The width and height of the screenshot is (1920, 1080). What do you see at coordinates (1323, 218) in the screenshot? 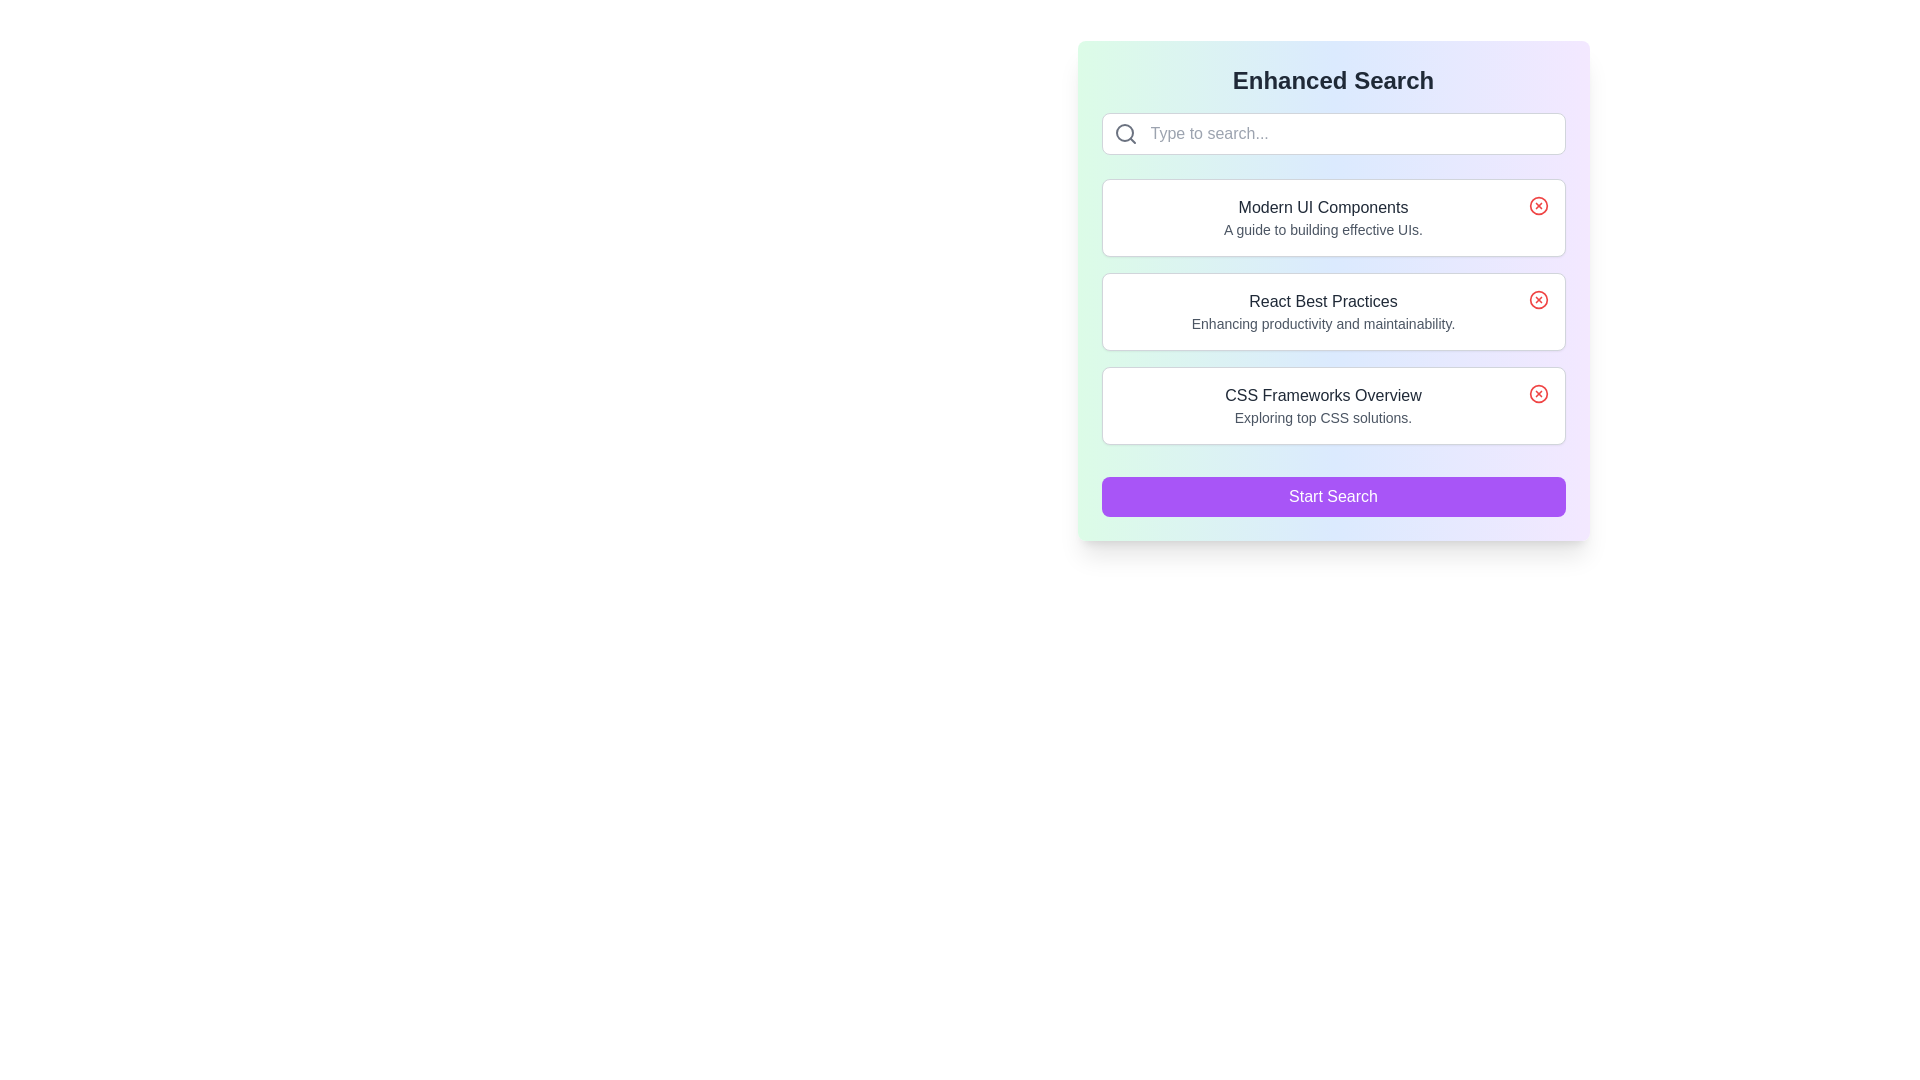
I see `the first list item titled 'Modern UI Components' with the subtitle 'A guide to building effective UIs.'` at bounding box center [1323, 218].